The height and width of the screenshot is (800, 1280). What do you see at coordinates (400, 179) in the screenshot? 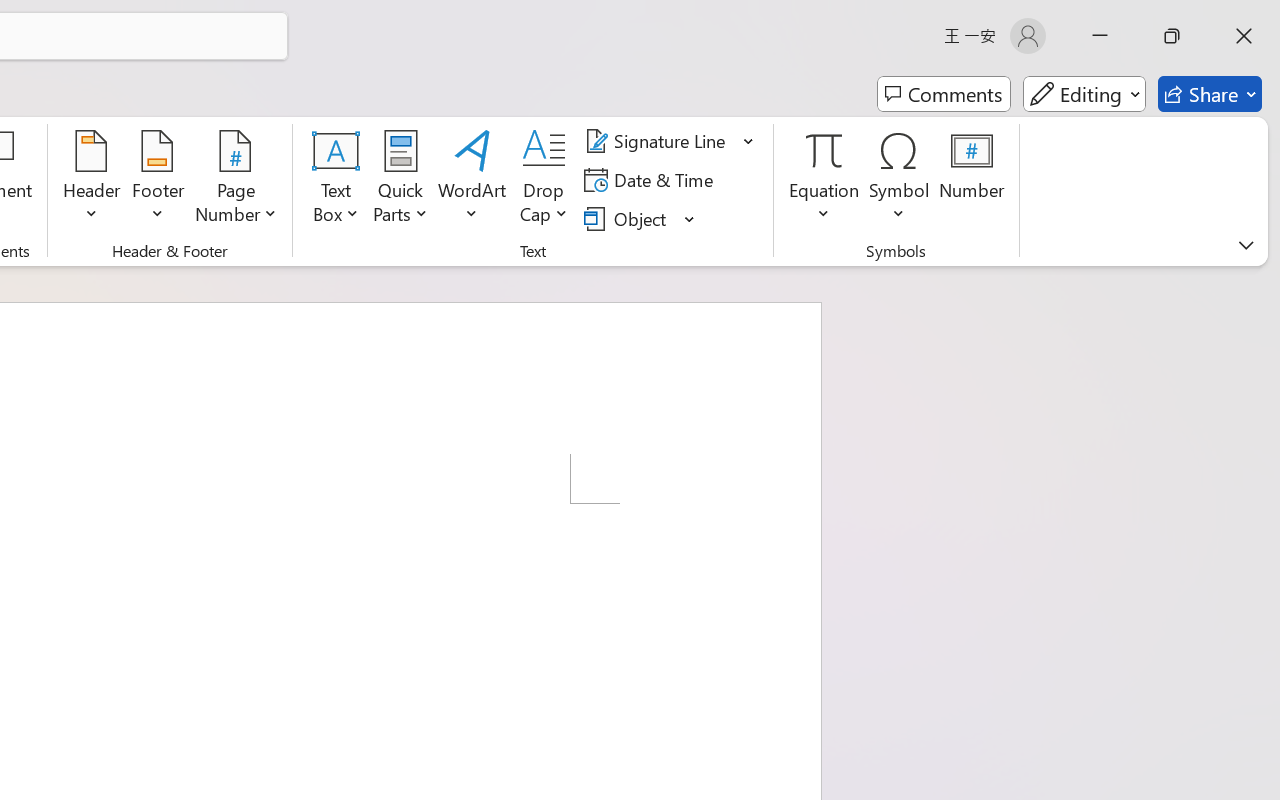
I see `'Quick Parts'` at bounding box center [400, 179].